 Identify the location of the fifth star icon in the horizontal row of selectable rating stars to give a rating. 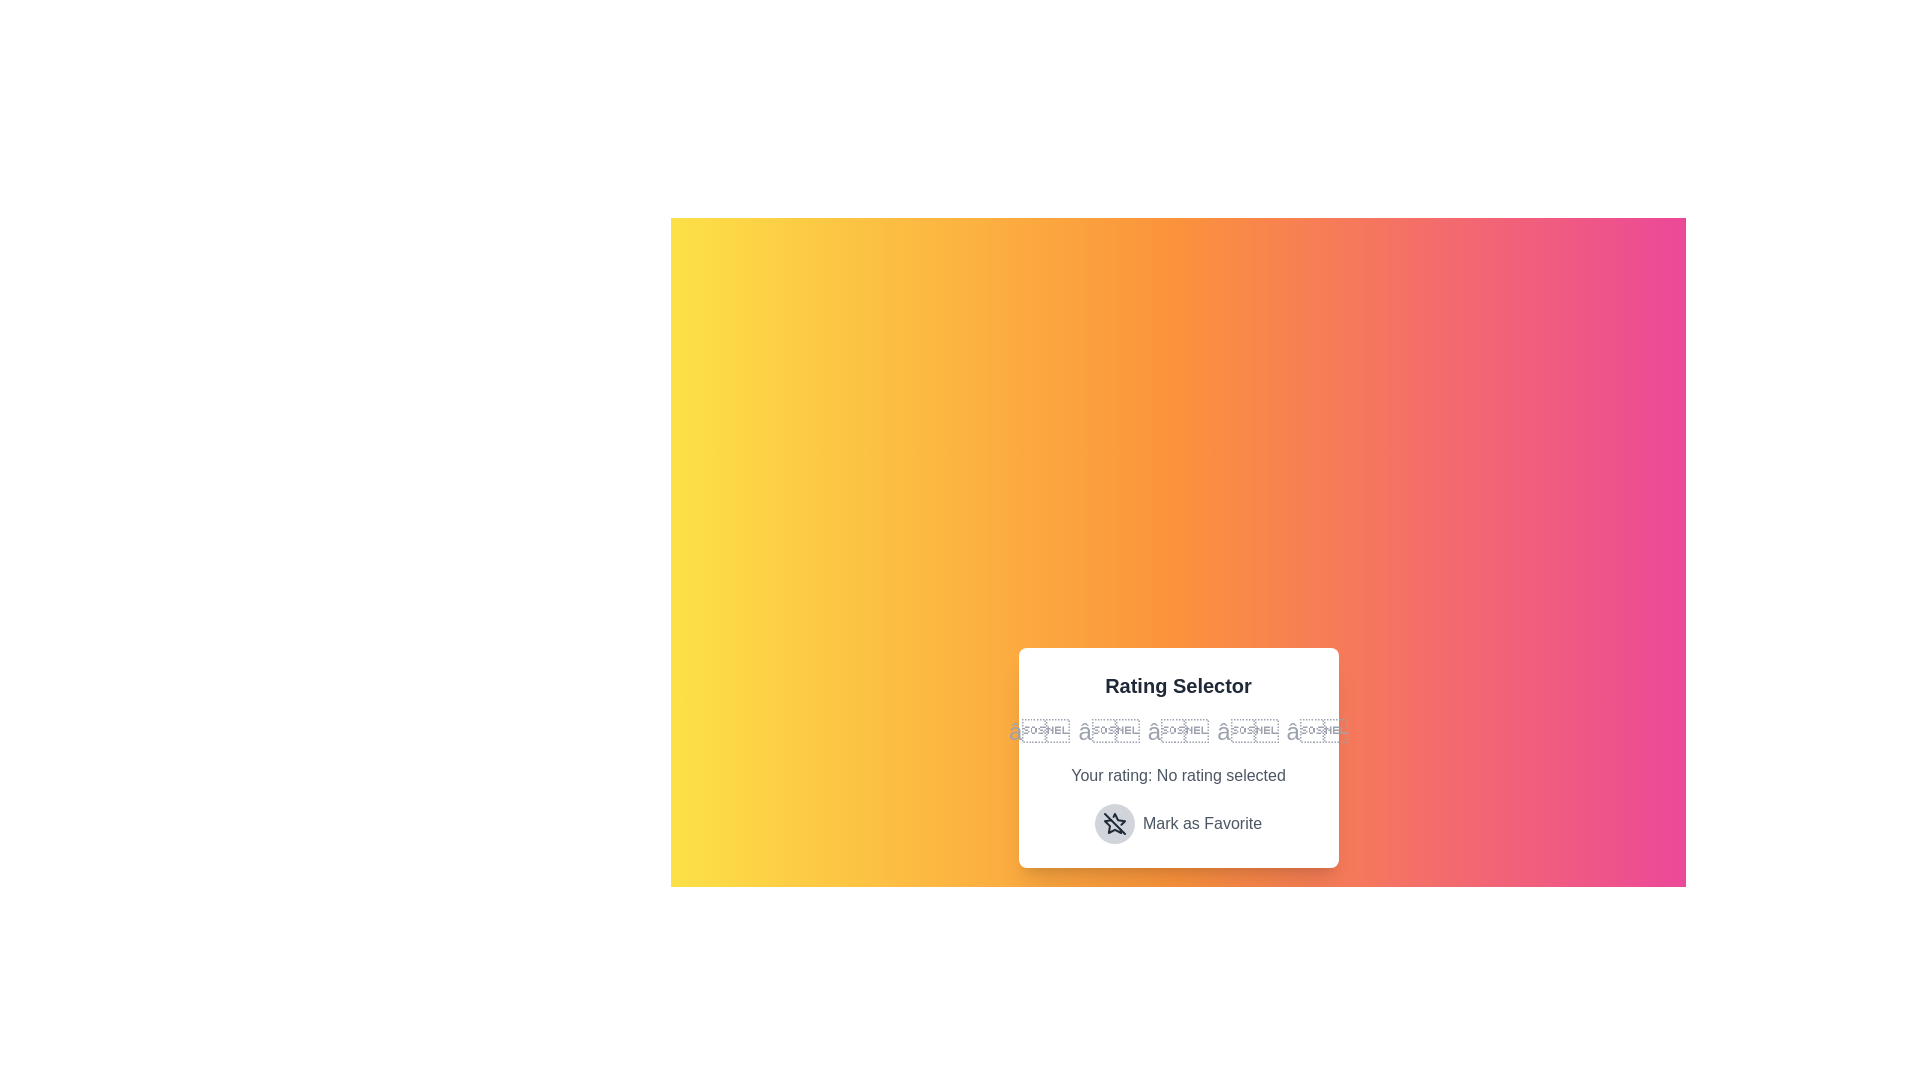
(1317, 732).